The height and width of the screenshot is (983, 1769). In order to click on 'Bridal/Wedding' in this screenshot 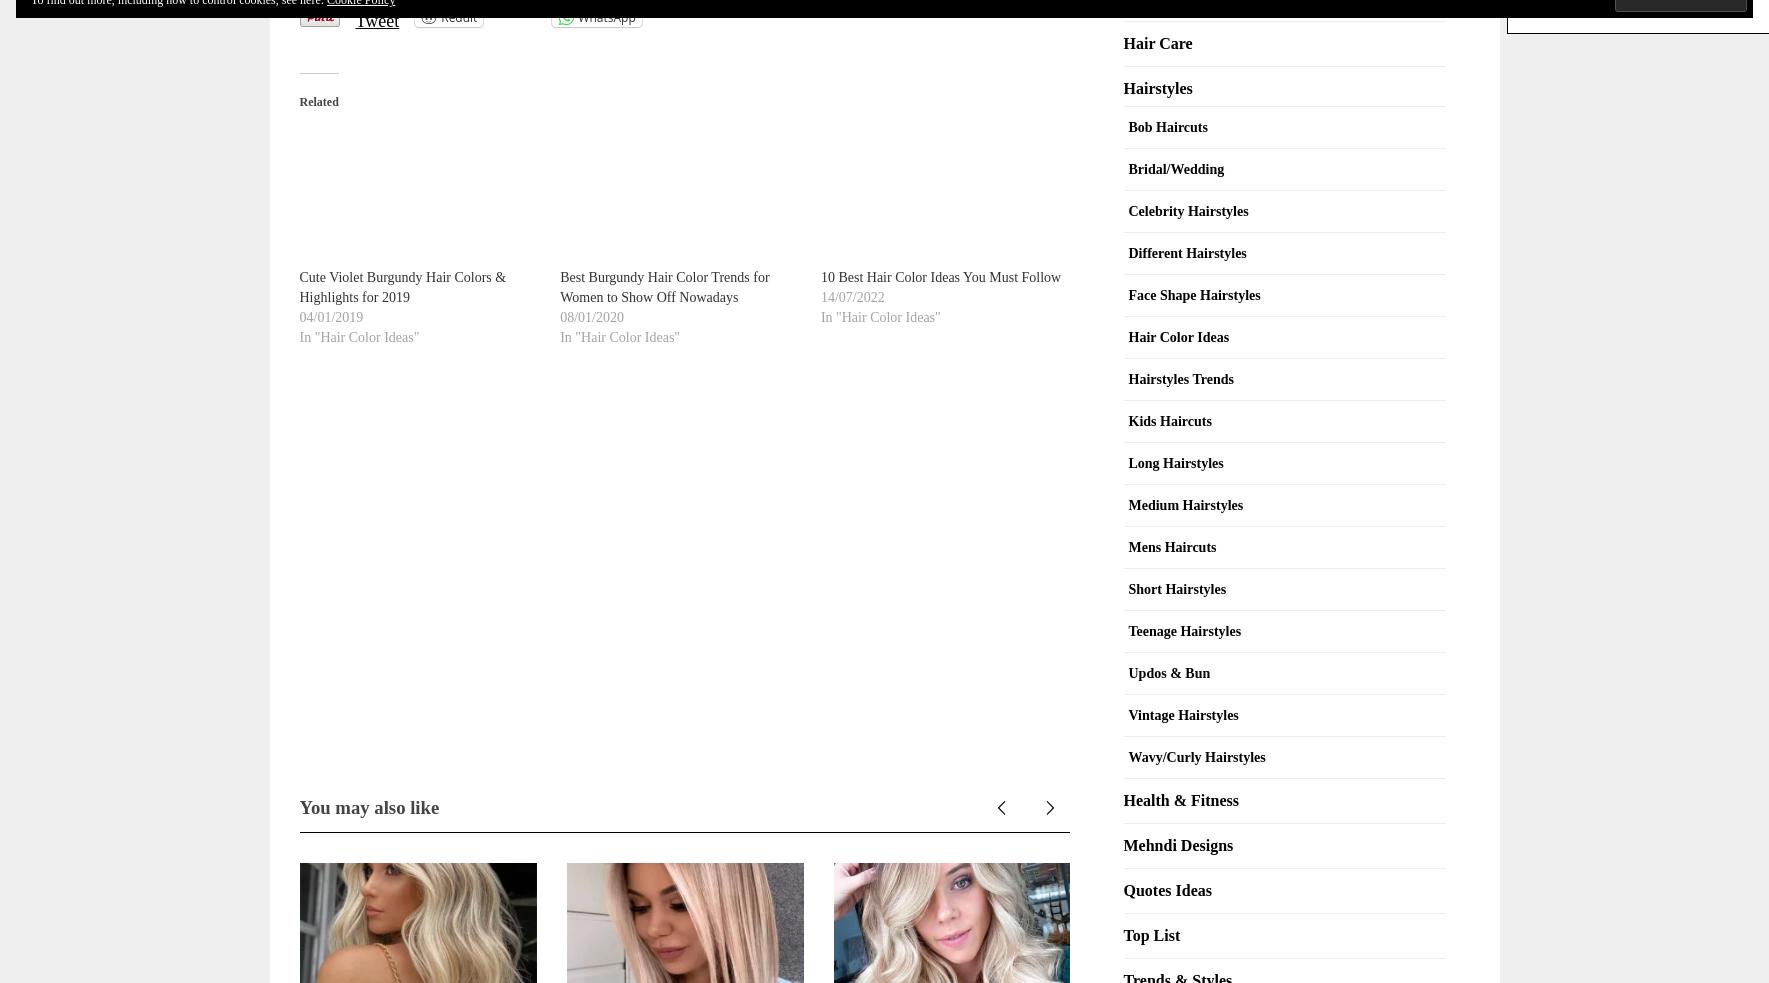, I will do `click(1175, 168)`.